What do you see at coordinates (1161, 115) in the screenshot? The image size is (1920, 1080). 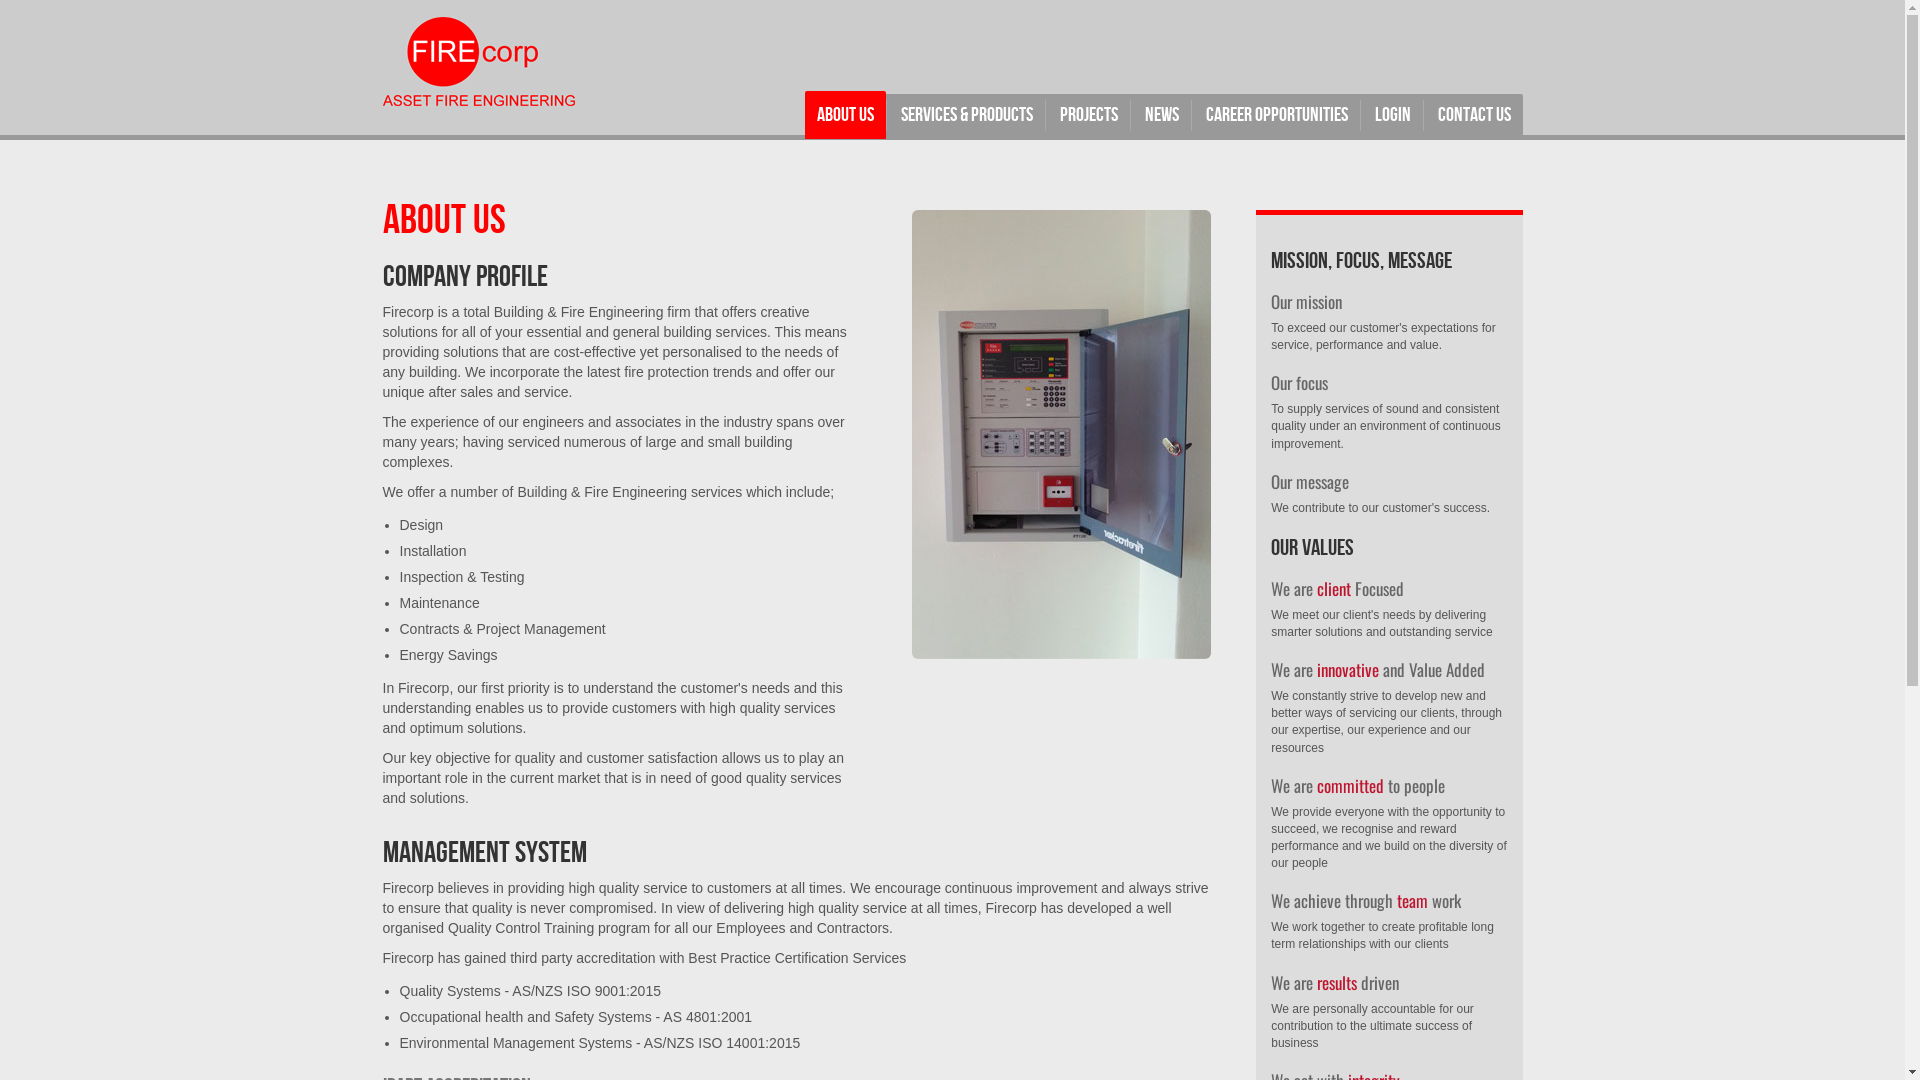 I see `'NEWS'` at bounding box center [1161, 115].